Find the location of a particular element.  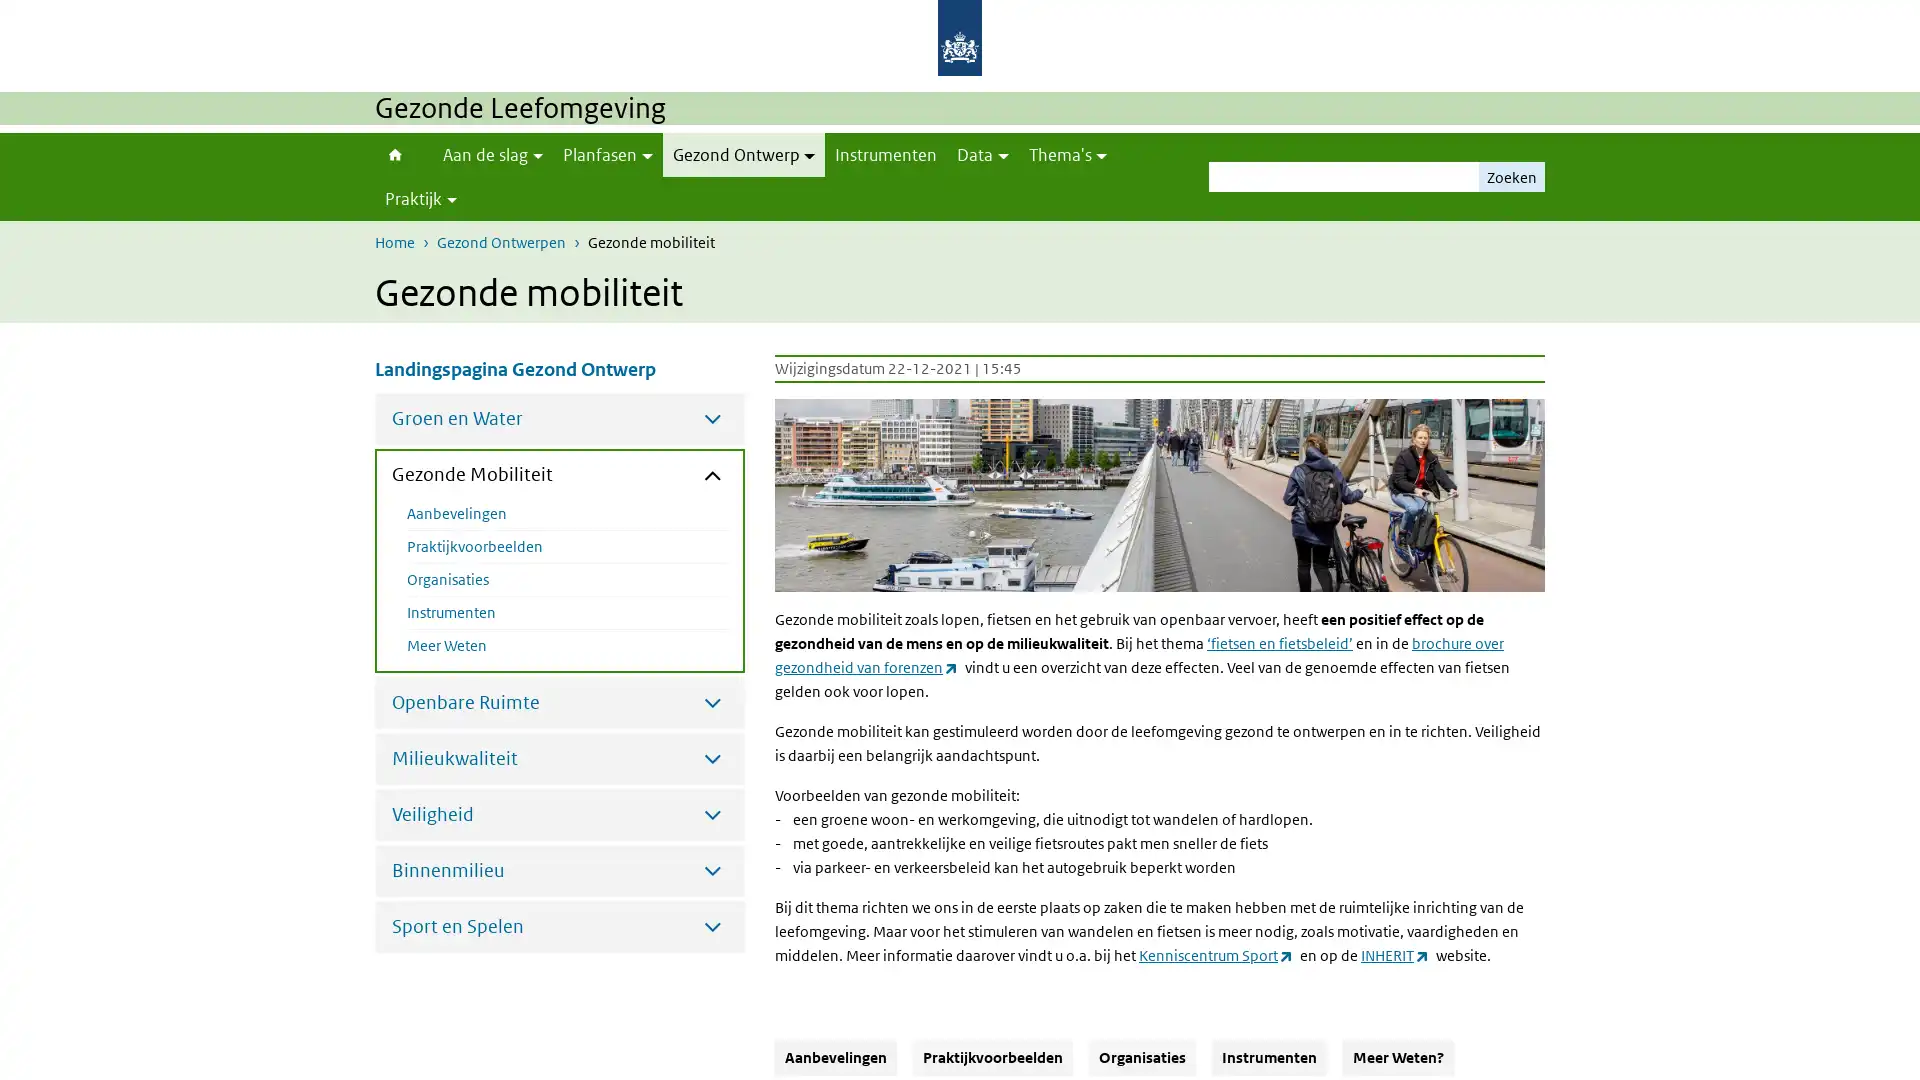

Submenu openen is located at coordinates (713, 416).